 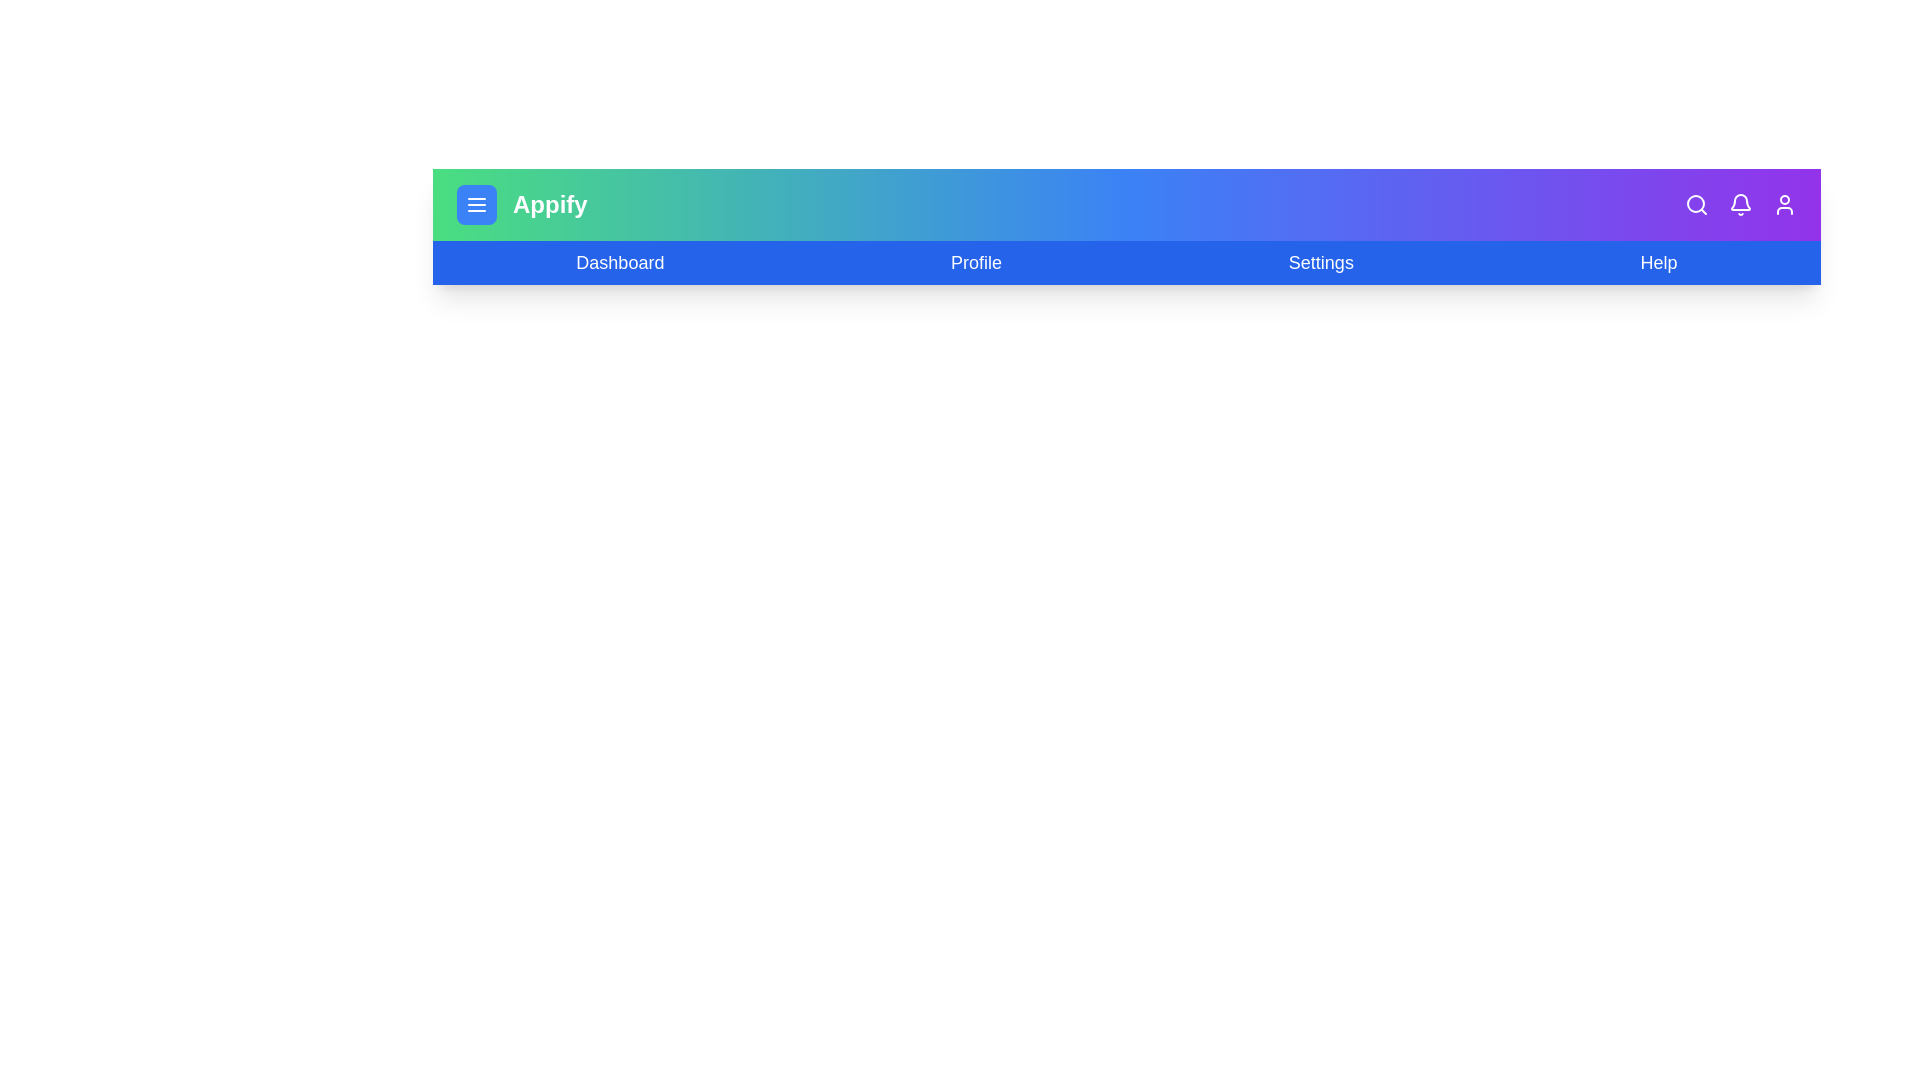 What do you see at coordinates (1785, 204) in the screenshot?
I see `the user icon to trigger account actions` at bounding box center [1785, 204].